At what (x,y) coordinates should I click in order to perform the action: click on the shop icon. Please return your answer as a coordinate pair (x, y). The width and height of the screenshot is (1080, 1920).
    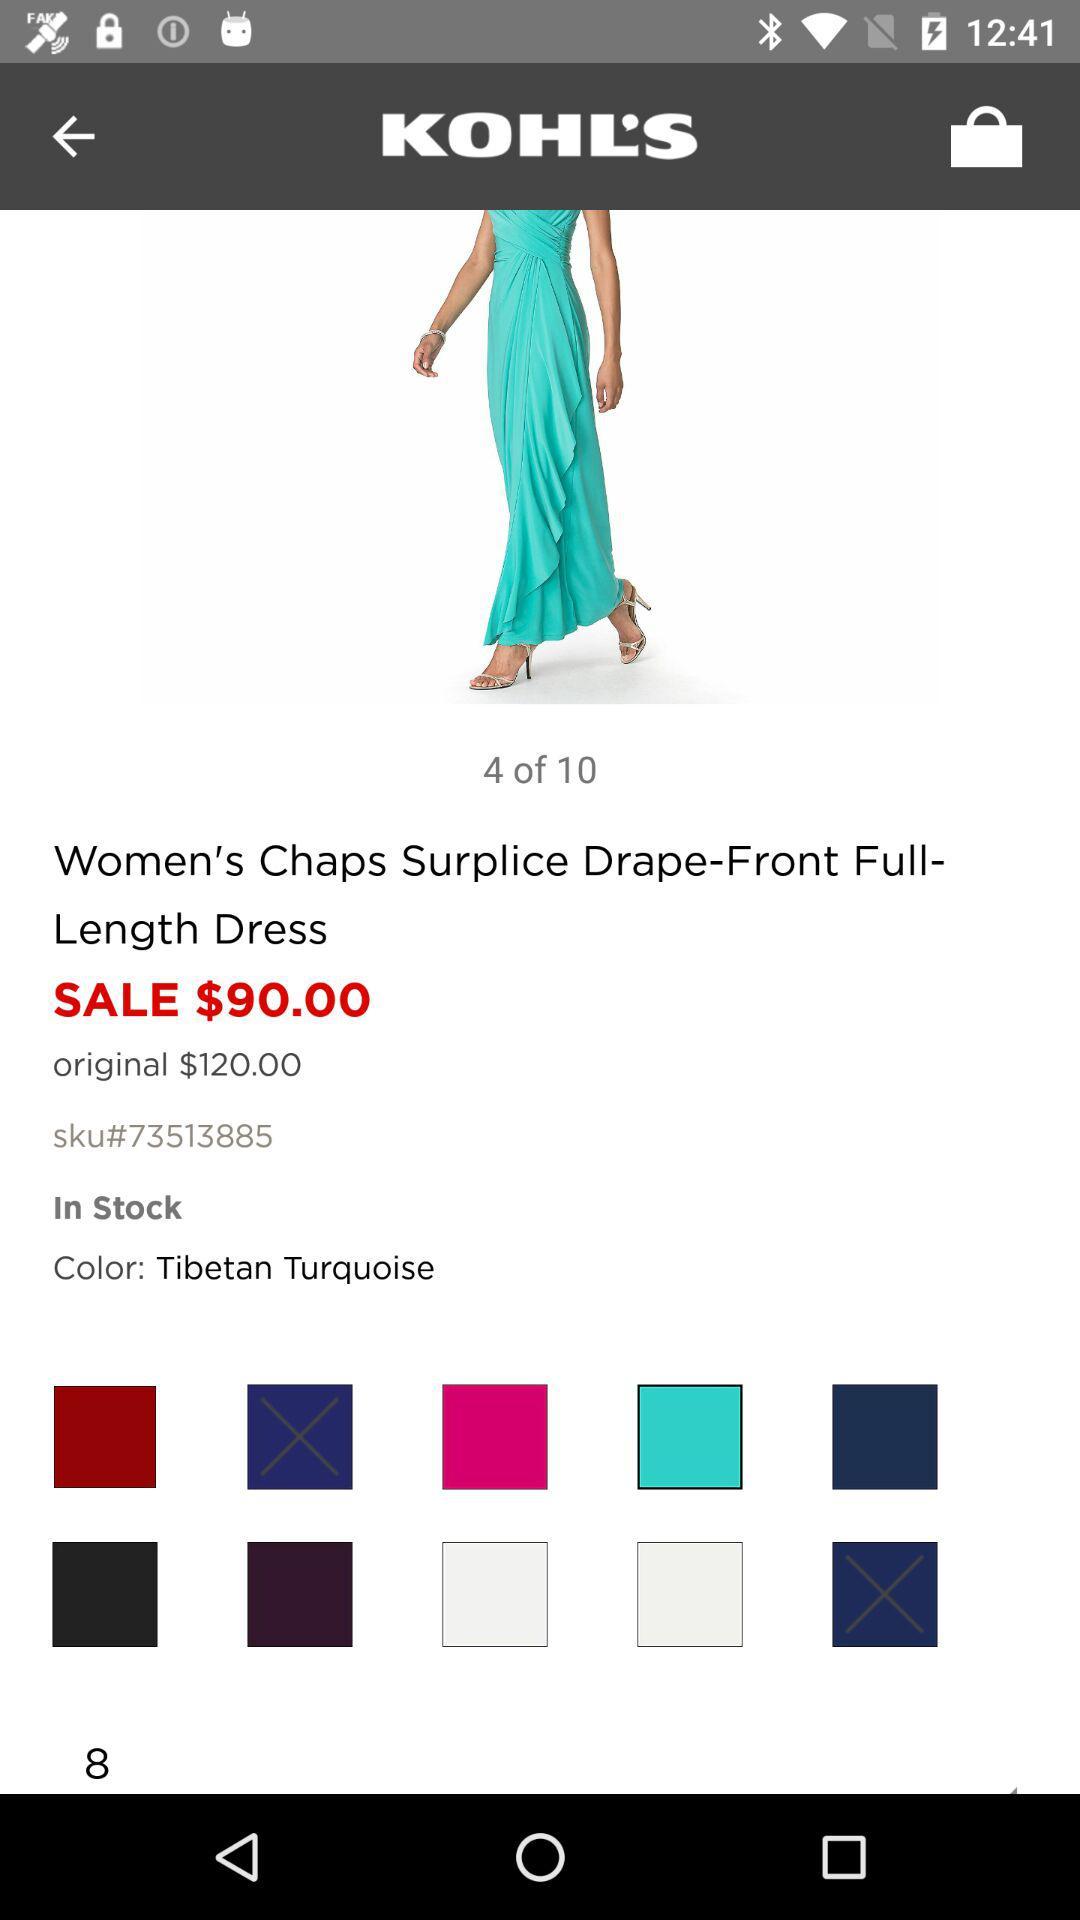
    Looking at the image, I should click on (980, 135).